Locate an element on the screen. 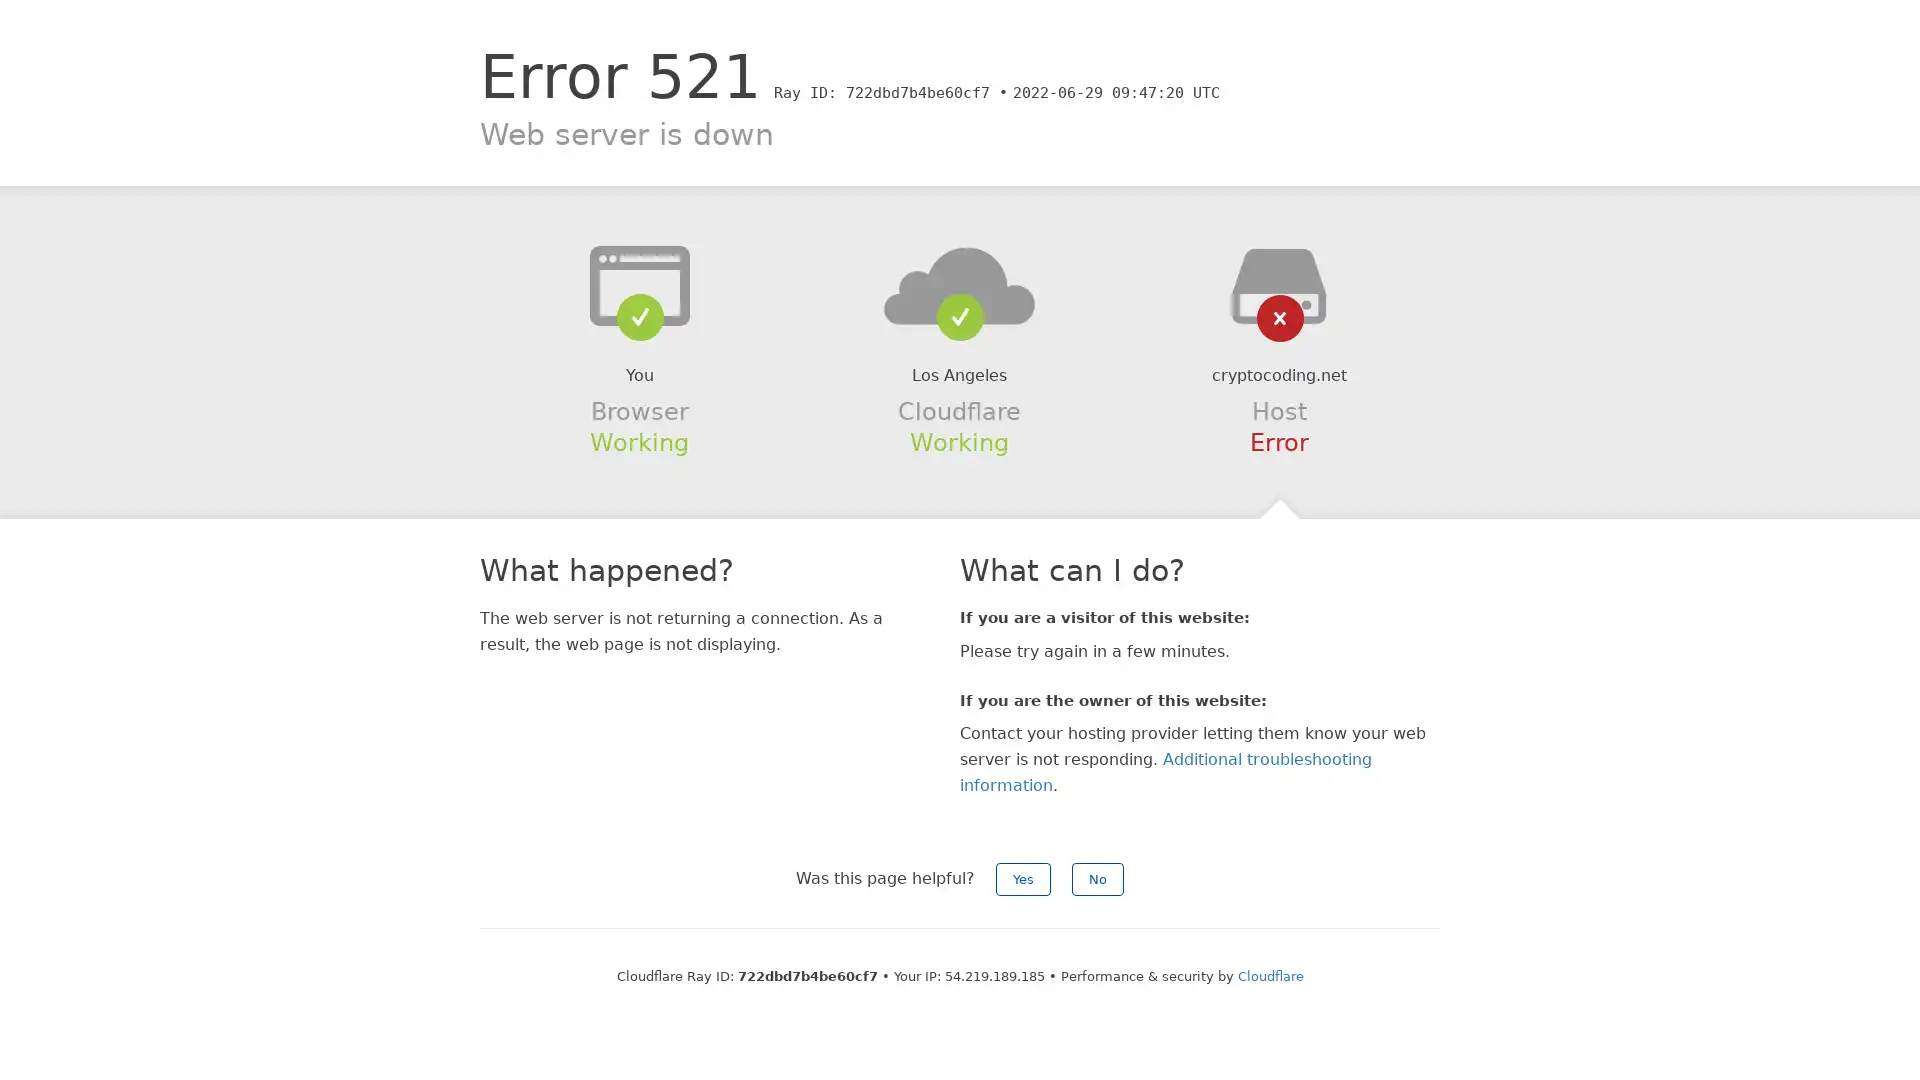 This screenshot has width=1920, height=1080. No is located at coordinates (1097, 878).